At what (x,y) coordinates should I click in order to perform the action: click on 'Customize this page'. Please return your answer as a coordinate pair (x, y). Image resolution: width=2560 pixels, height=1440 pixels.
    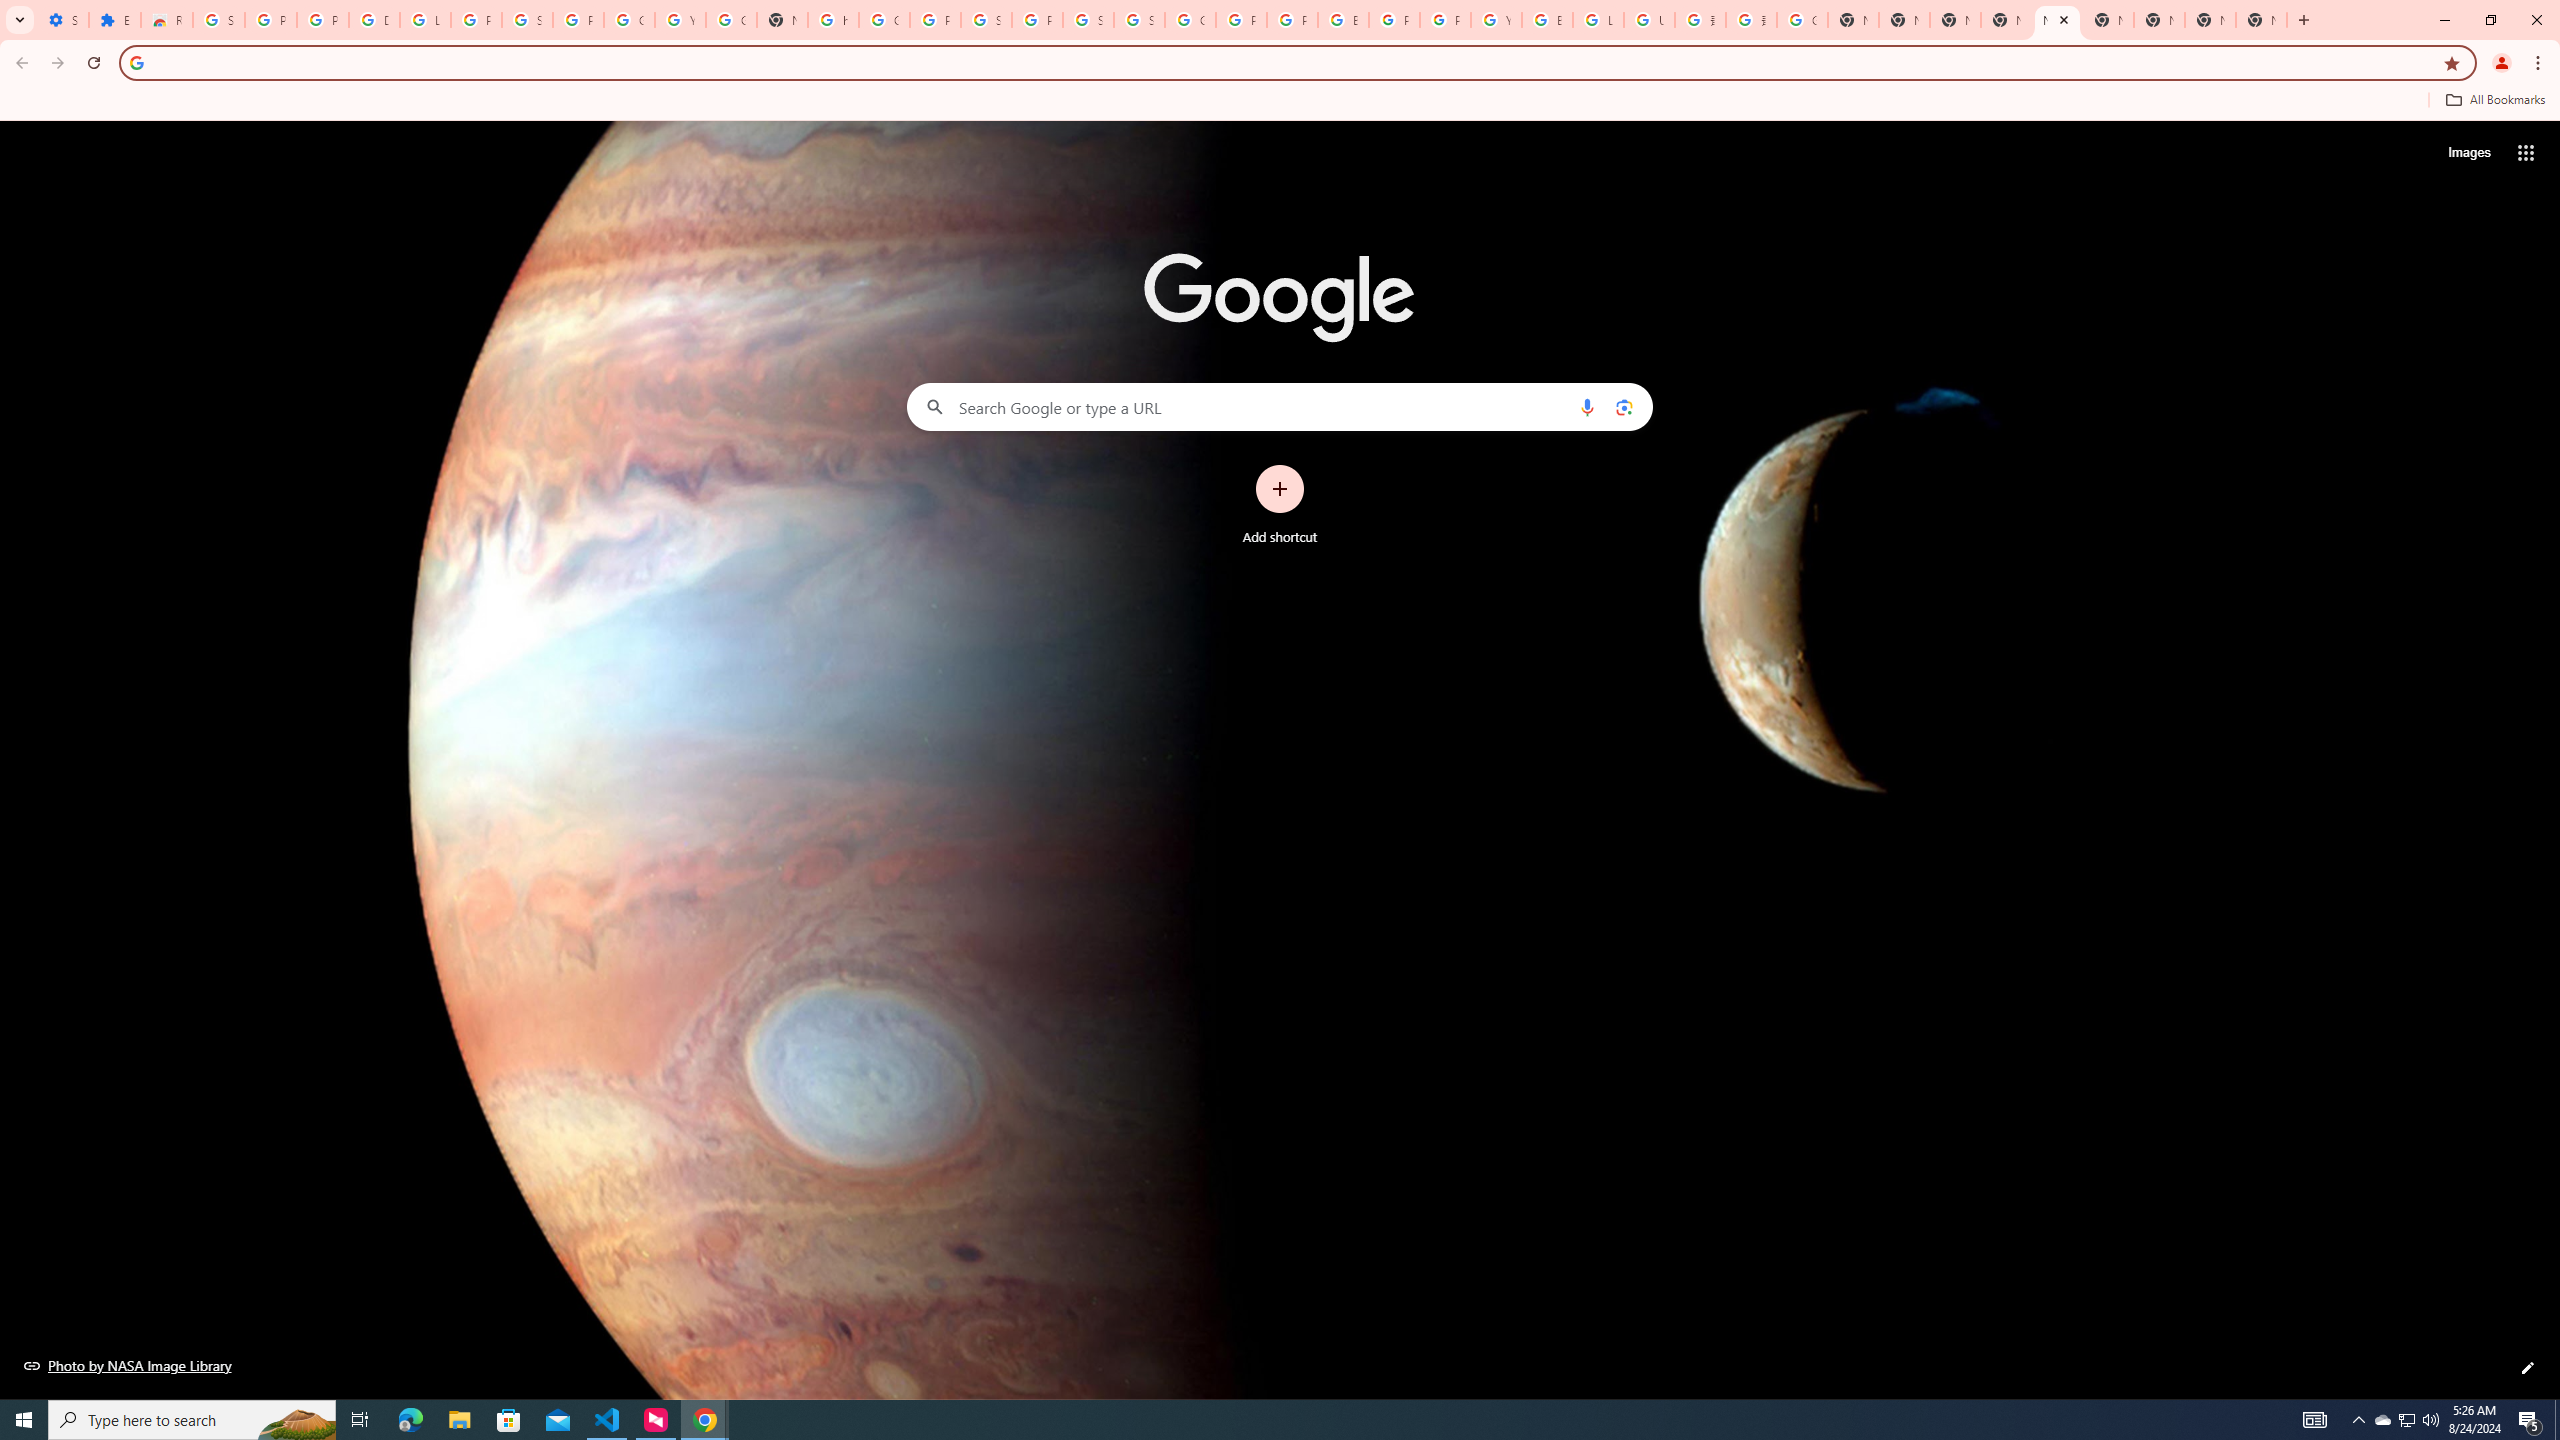
    Looking at the image, I should click on (2527, 1367).